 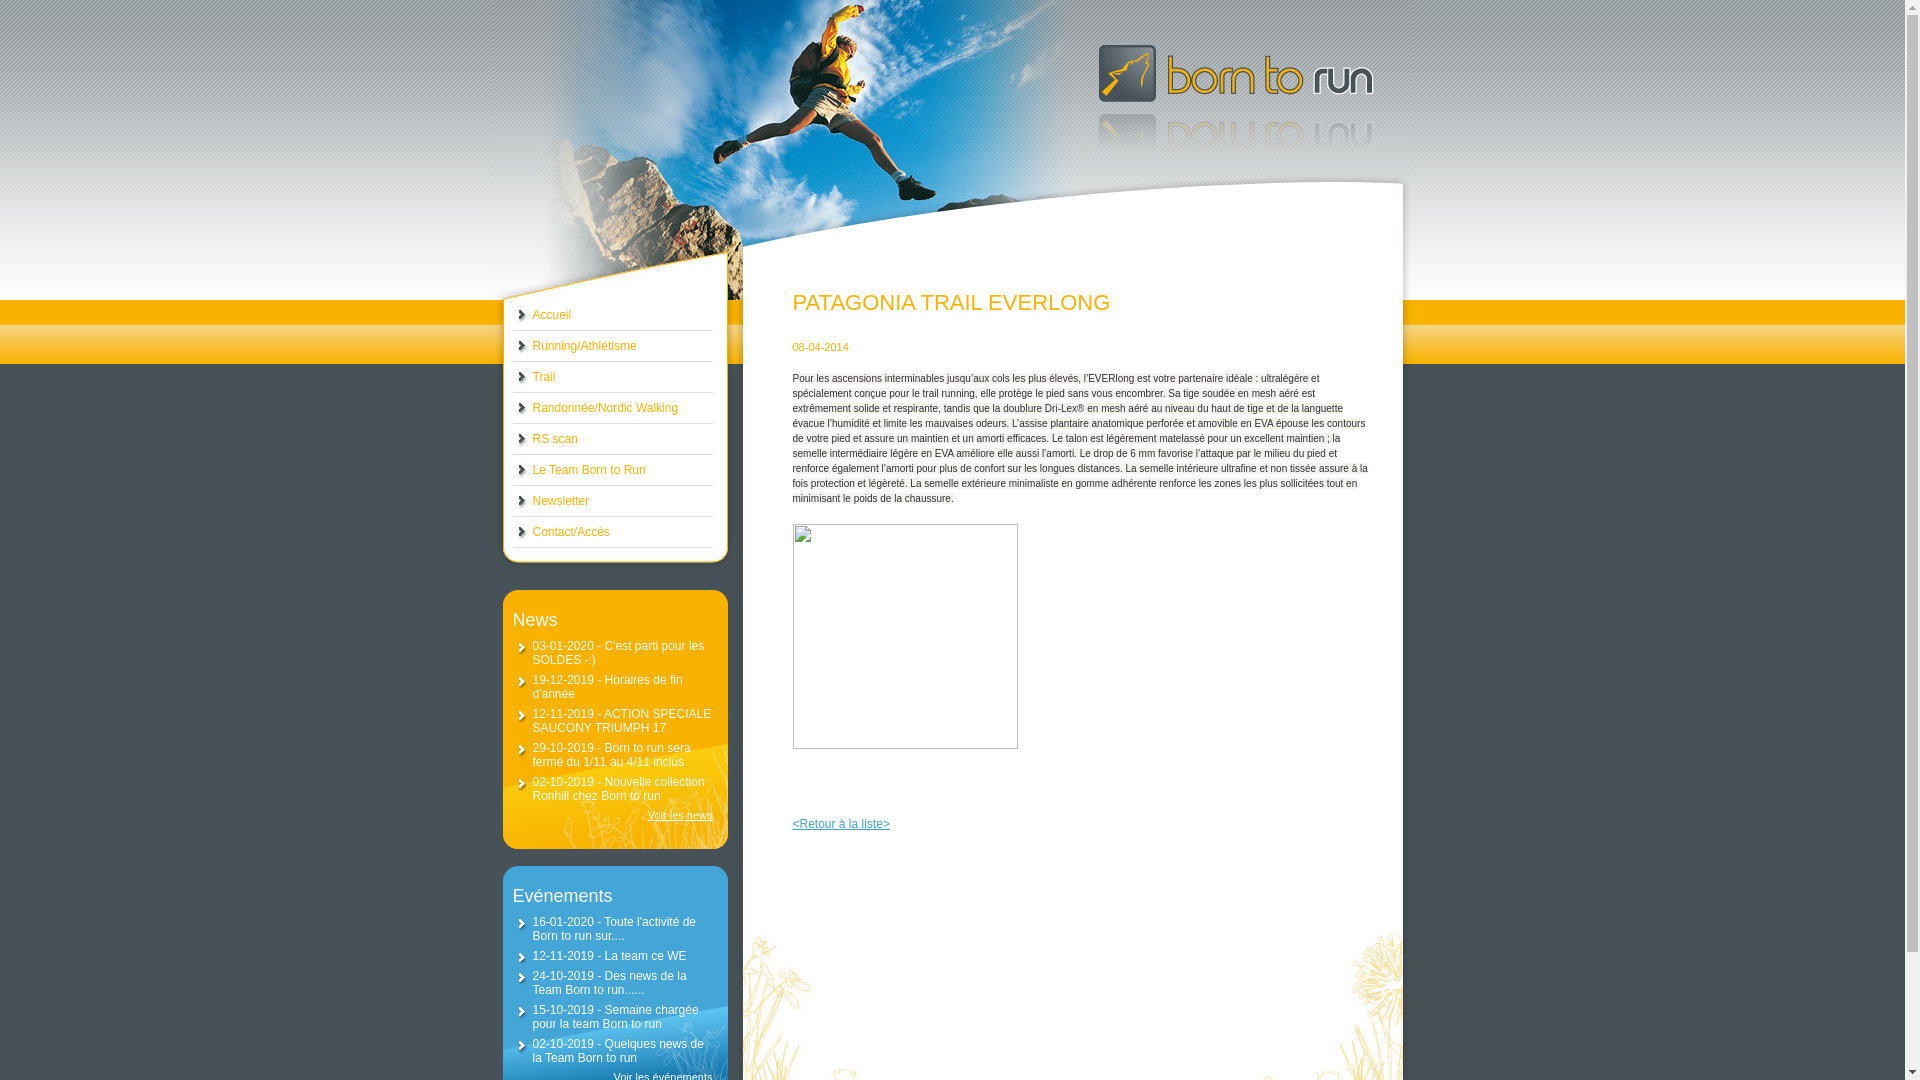 What do you see at coordinates (532, 982) in the screenshot?
I see `'24-10-2019 - Des news de la Team Born to run......'` at bounding box center [532, 982].